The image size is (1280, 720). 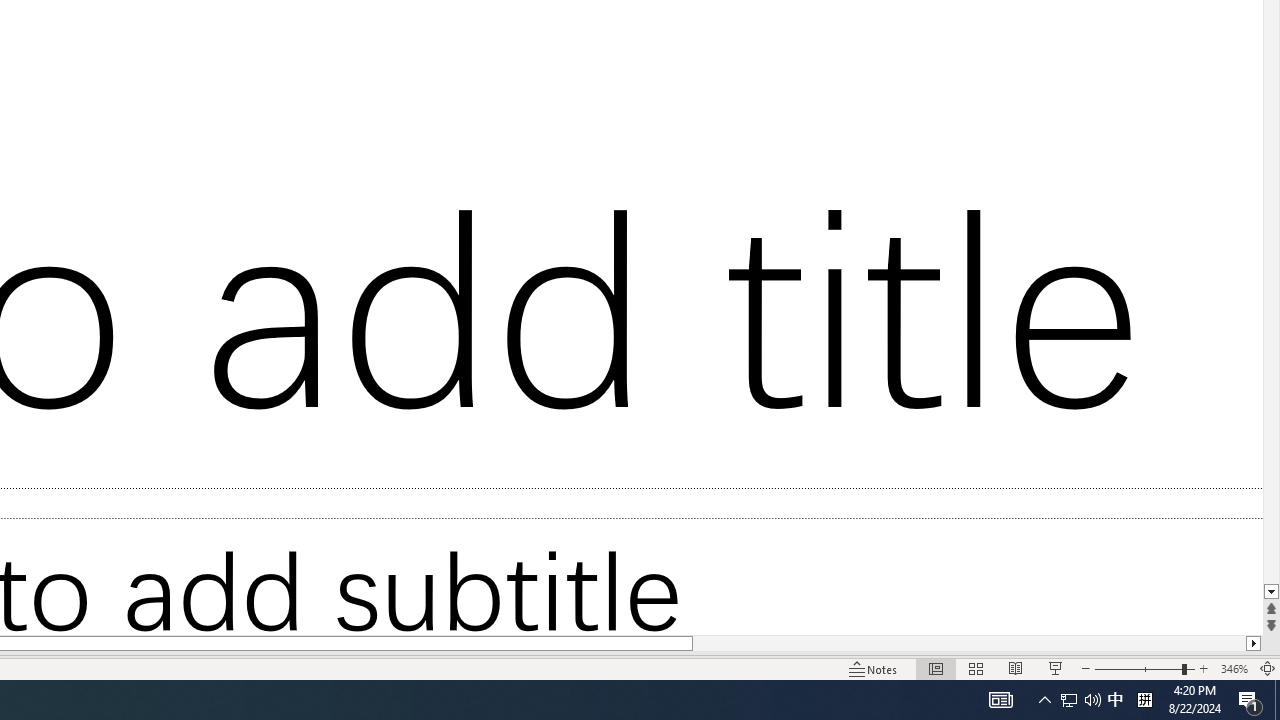 I want to click on 'Zoom Out', so click(x=1137, y=669).